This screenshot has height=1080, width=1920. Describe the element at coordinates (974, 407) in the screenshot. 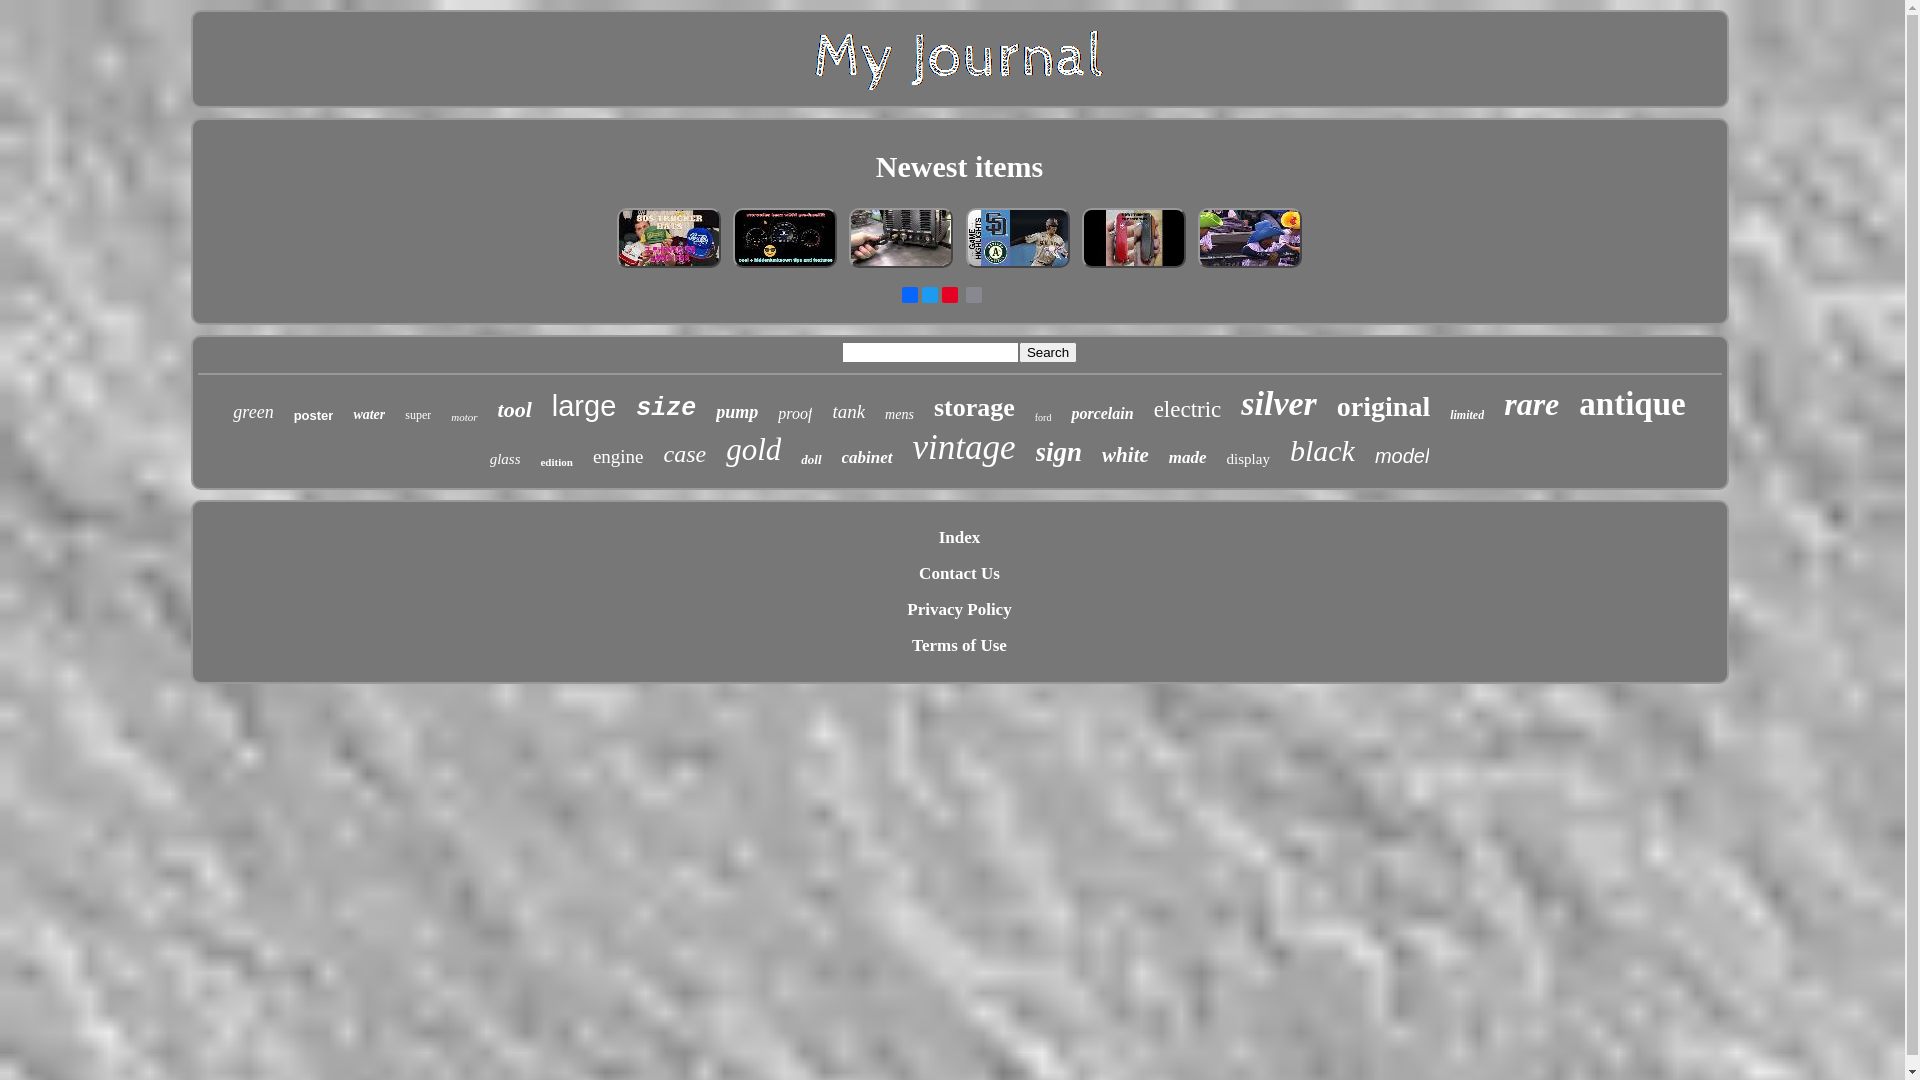

I see `'storage'` at that location.